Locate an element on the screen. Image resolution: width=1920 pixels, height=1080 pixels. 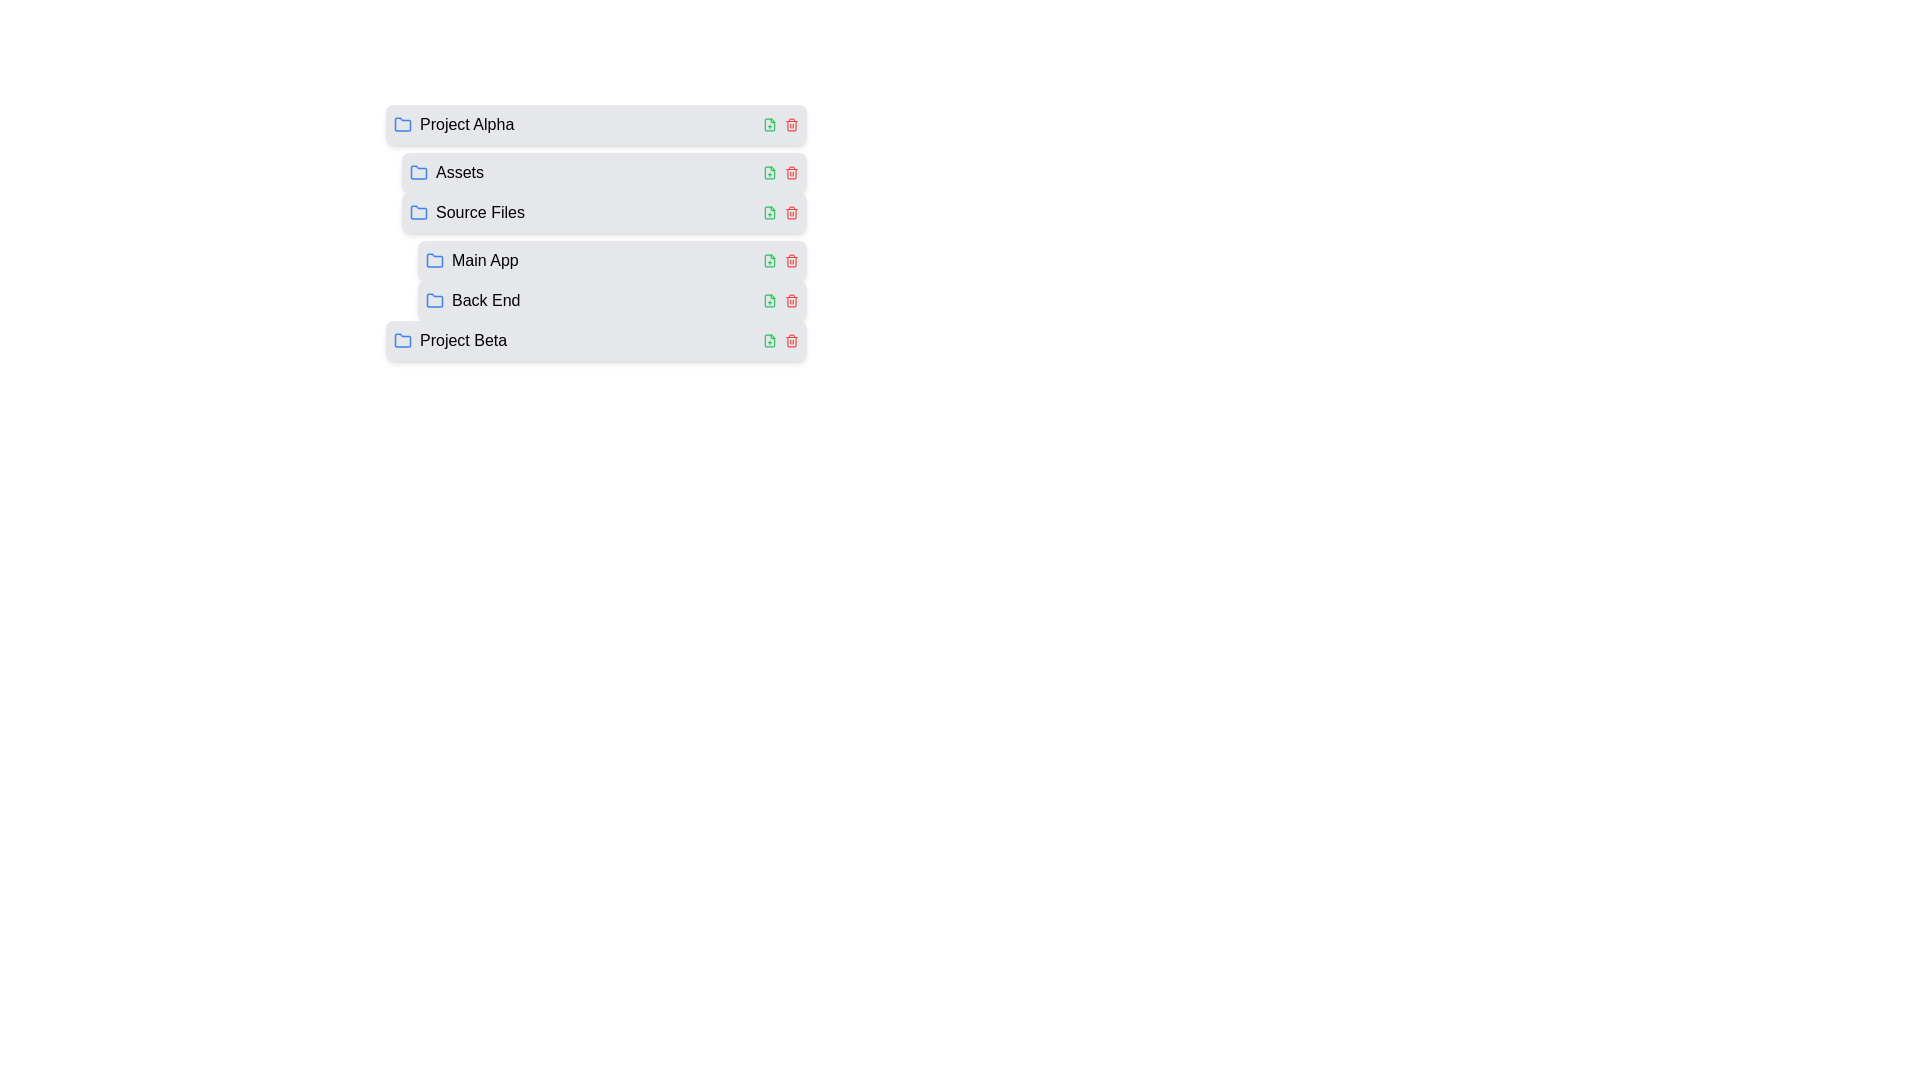
the 'delete' icon in the interactive button set located to the right of the 'Assets' folder label is located at coordinates (780, 172).